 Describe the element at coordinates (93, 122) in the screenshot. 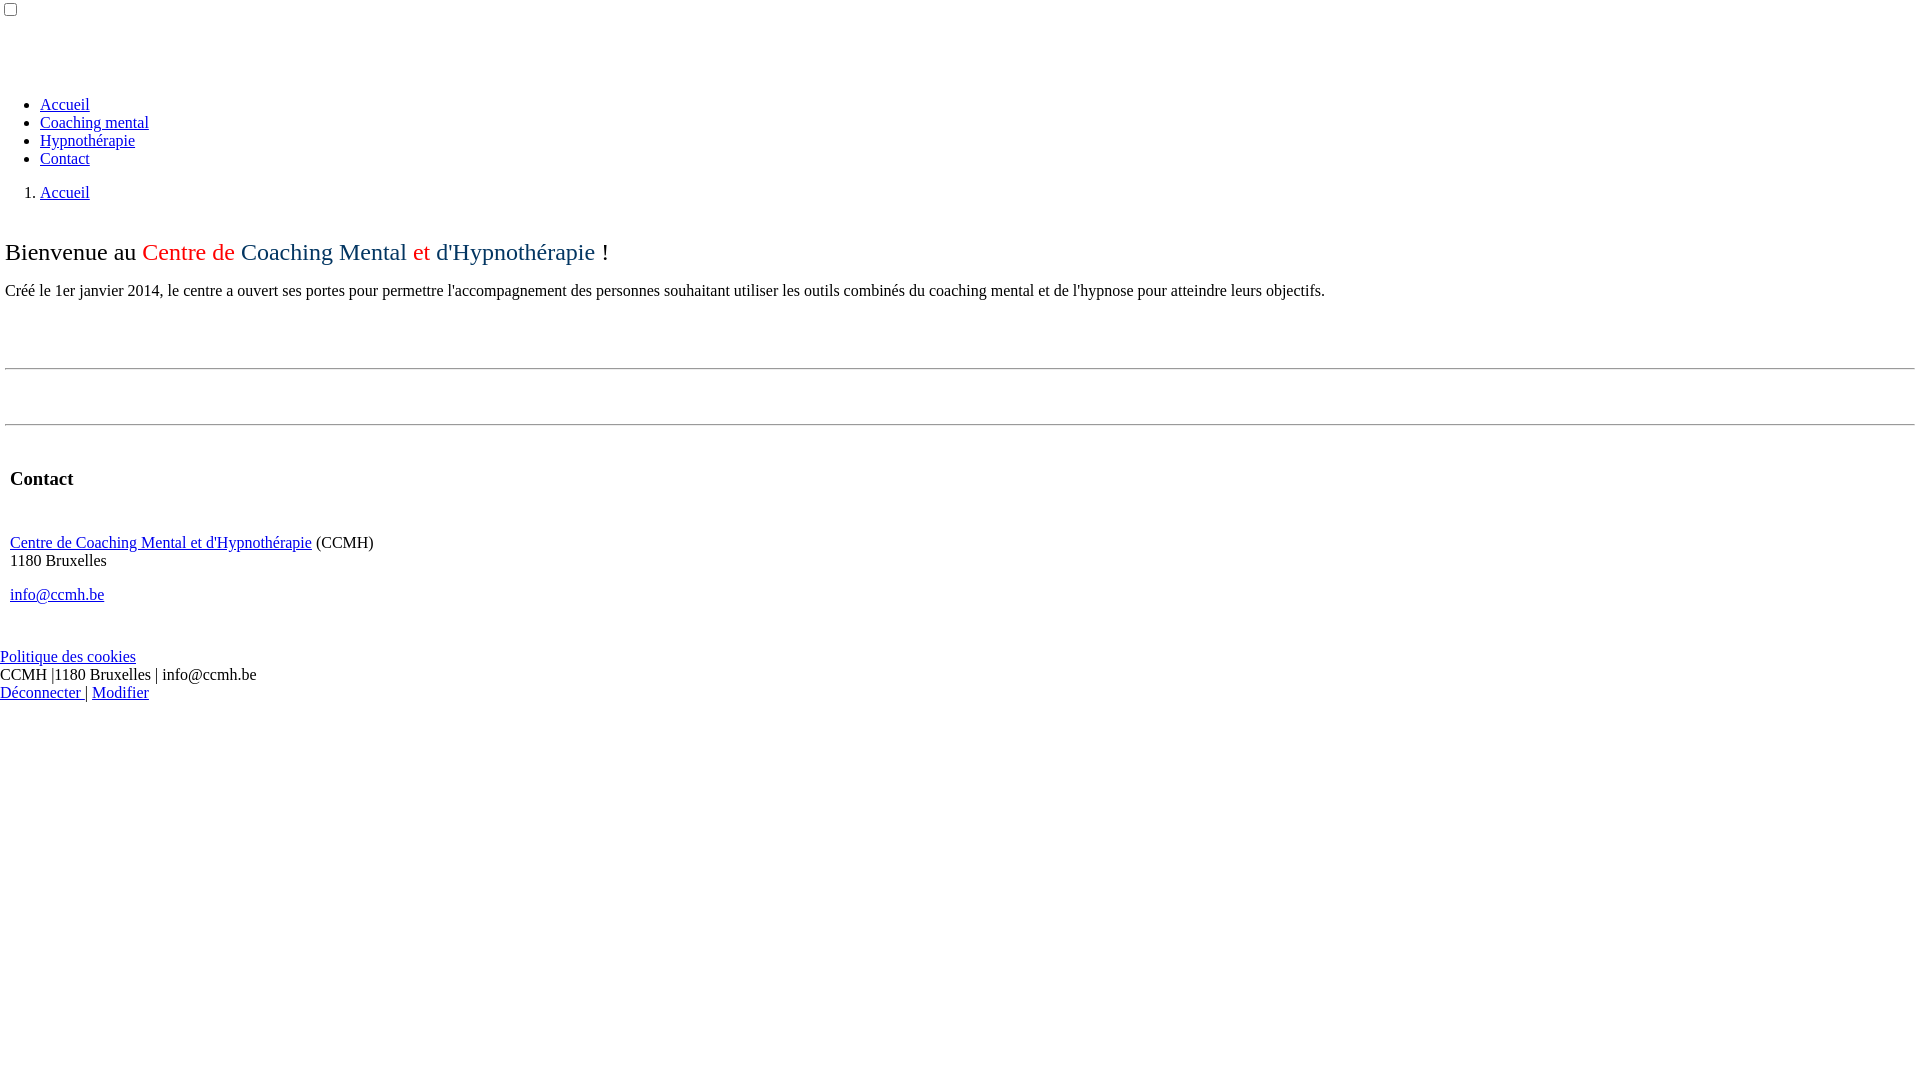

I see `'Coaching mental'` at that location.